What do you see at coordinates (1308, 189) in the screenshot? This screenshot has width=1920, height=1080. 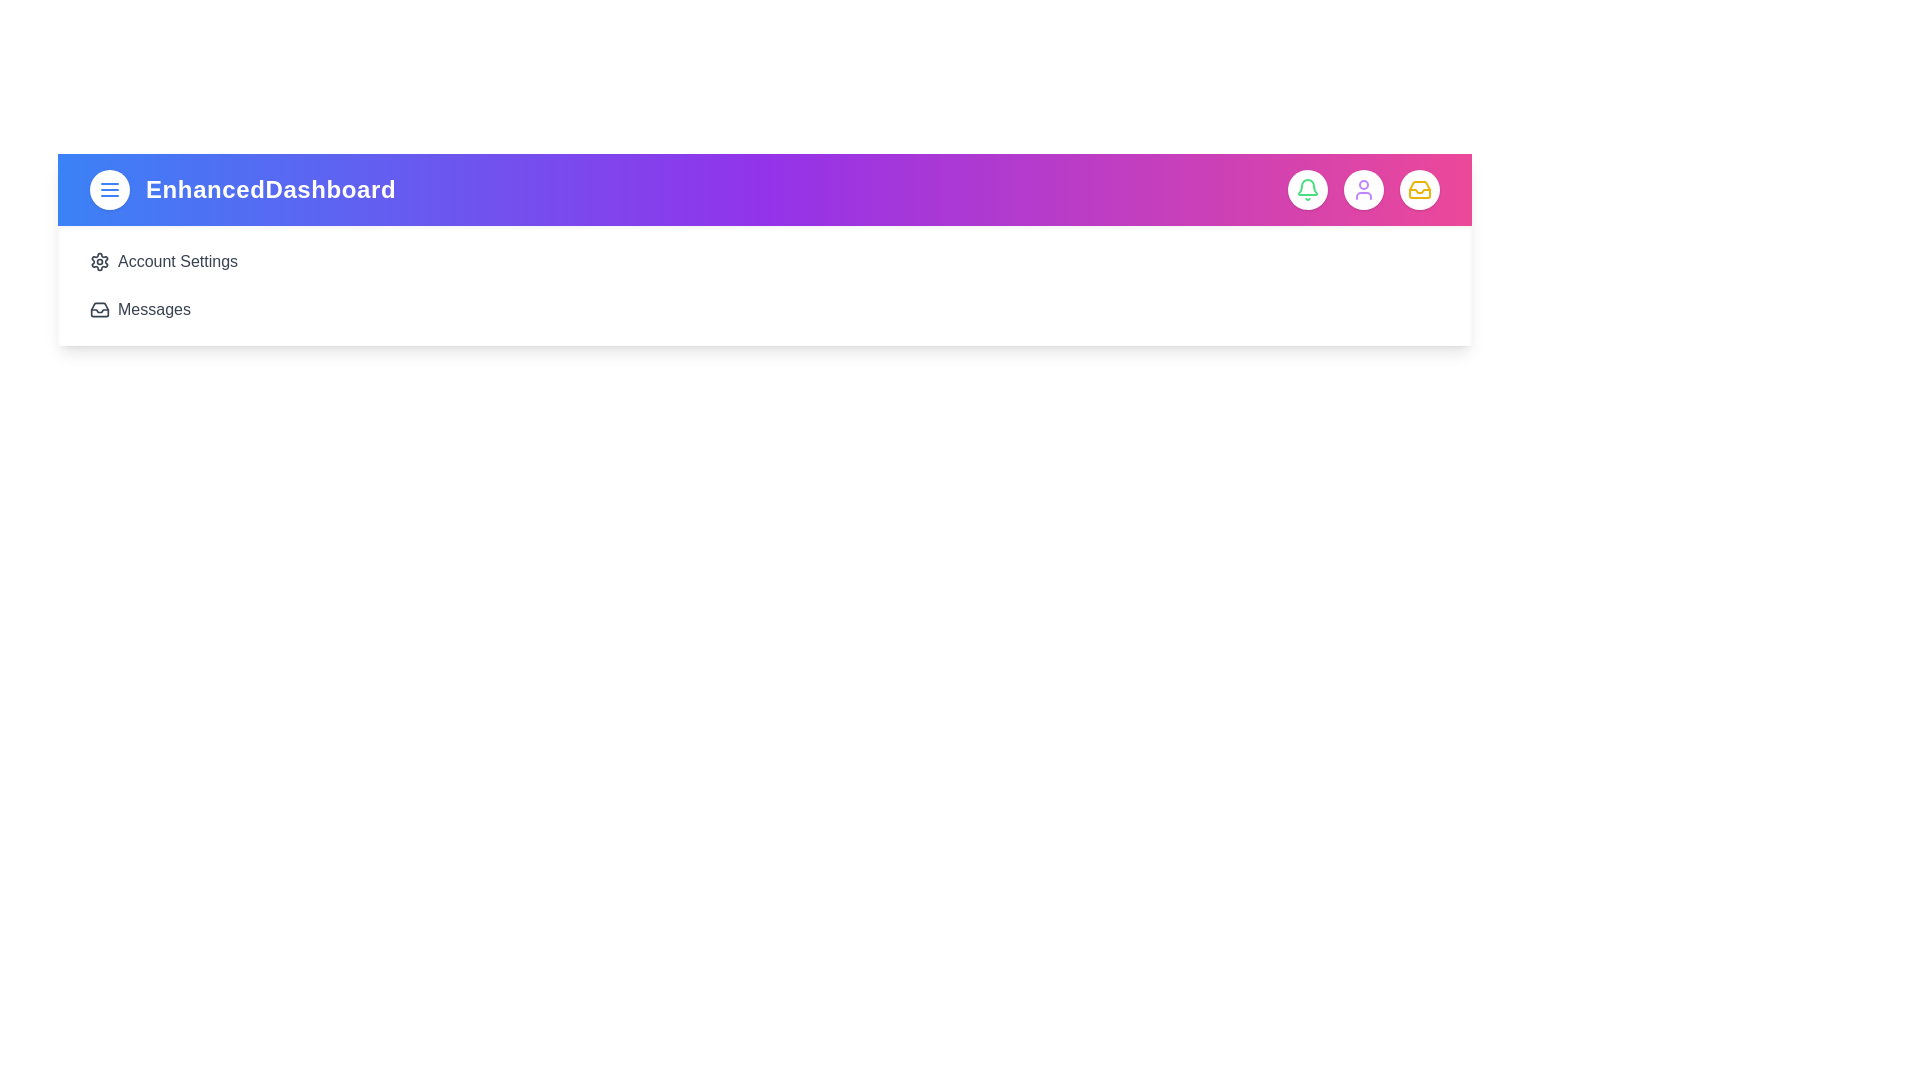 I see `the 'Bell' icon to trigger its associated action` at bounding box center [1308, 189].